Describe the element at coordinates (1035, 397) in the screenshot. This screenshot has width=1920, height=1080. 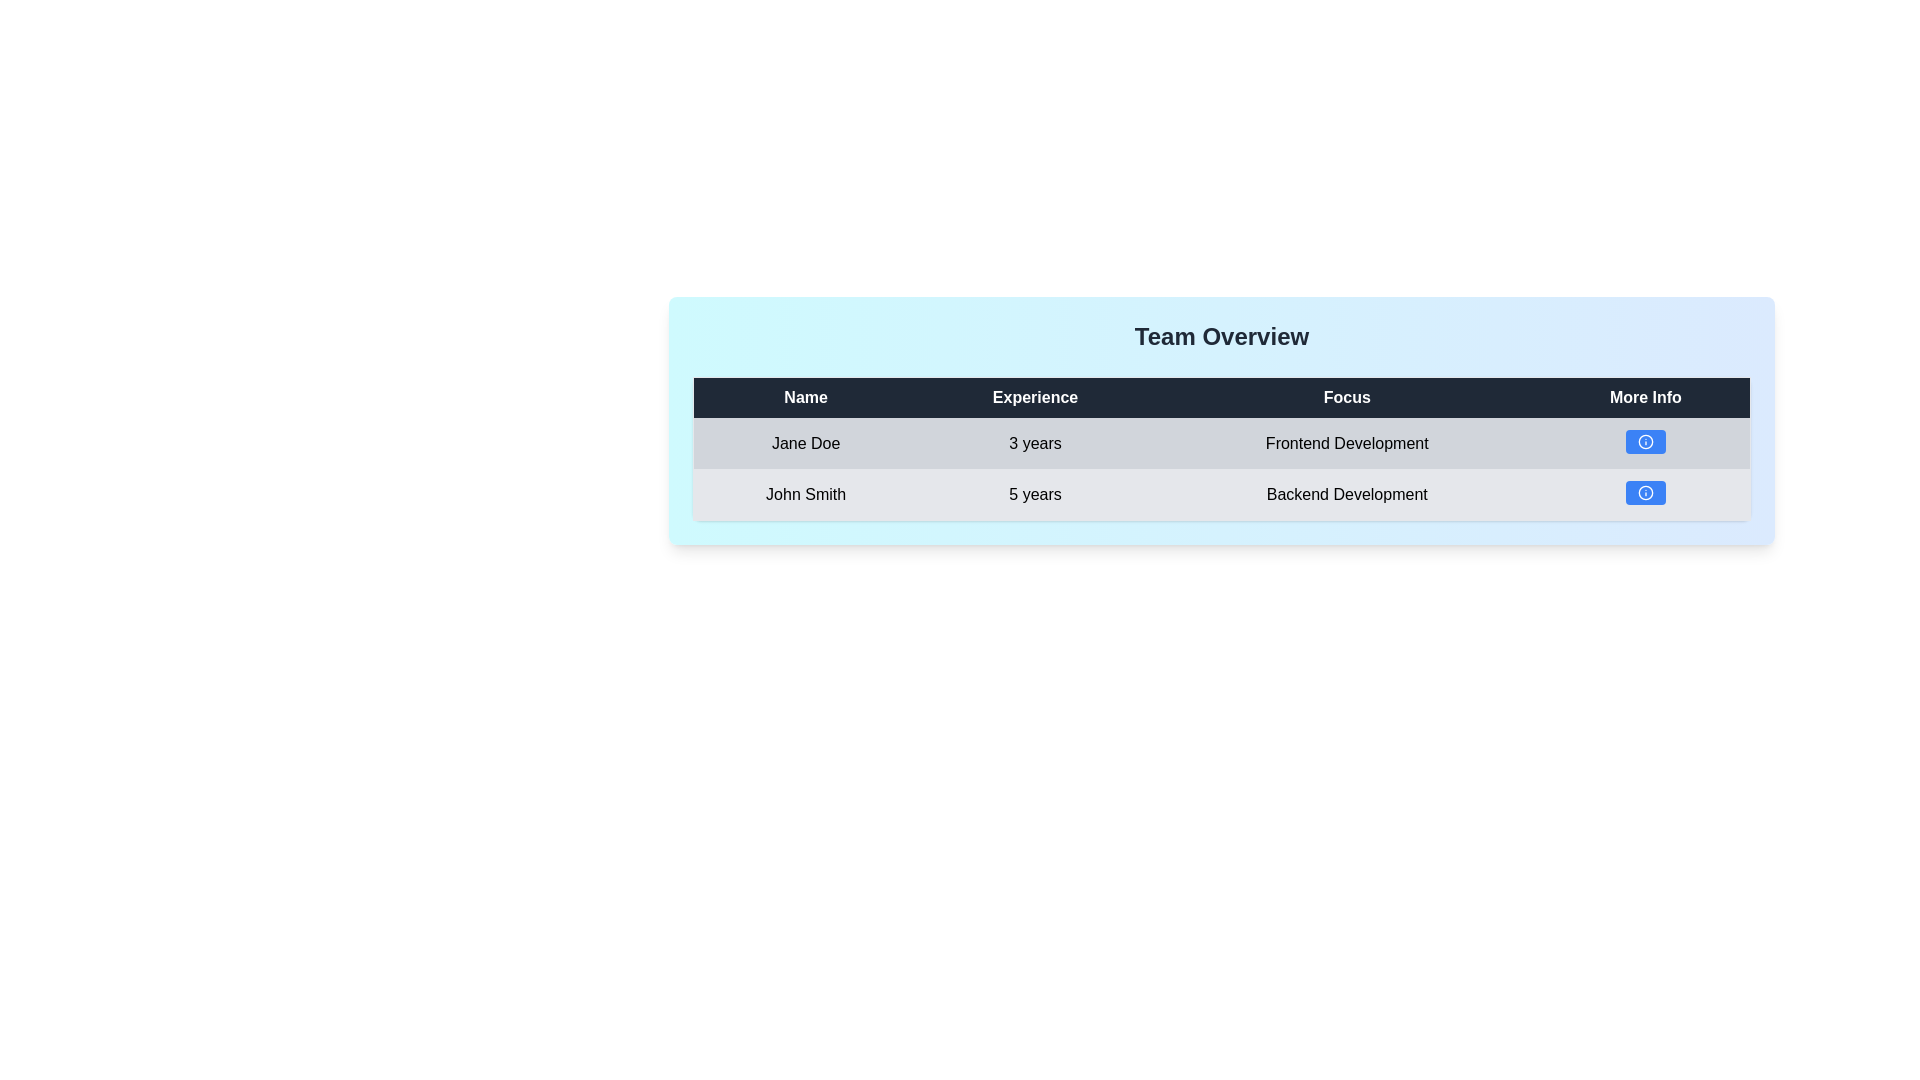
I see `the 'Experience' header label in the table, which has a dark background and white text, positioned between 'Name' and 'Focus'` at that location.